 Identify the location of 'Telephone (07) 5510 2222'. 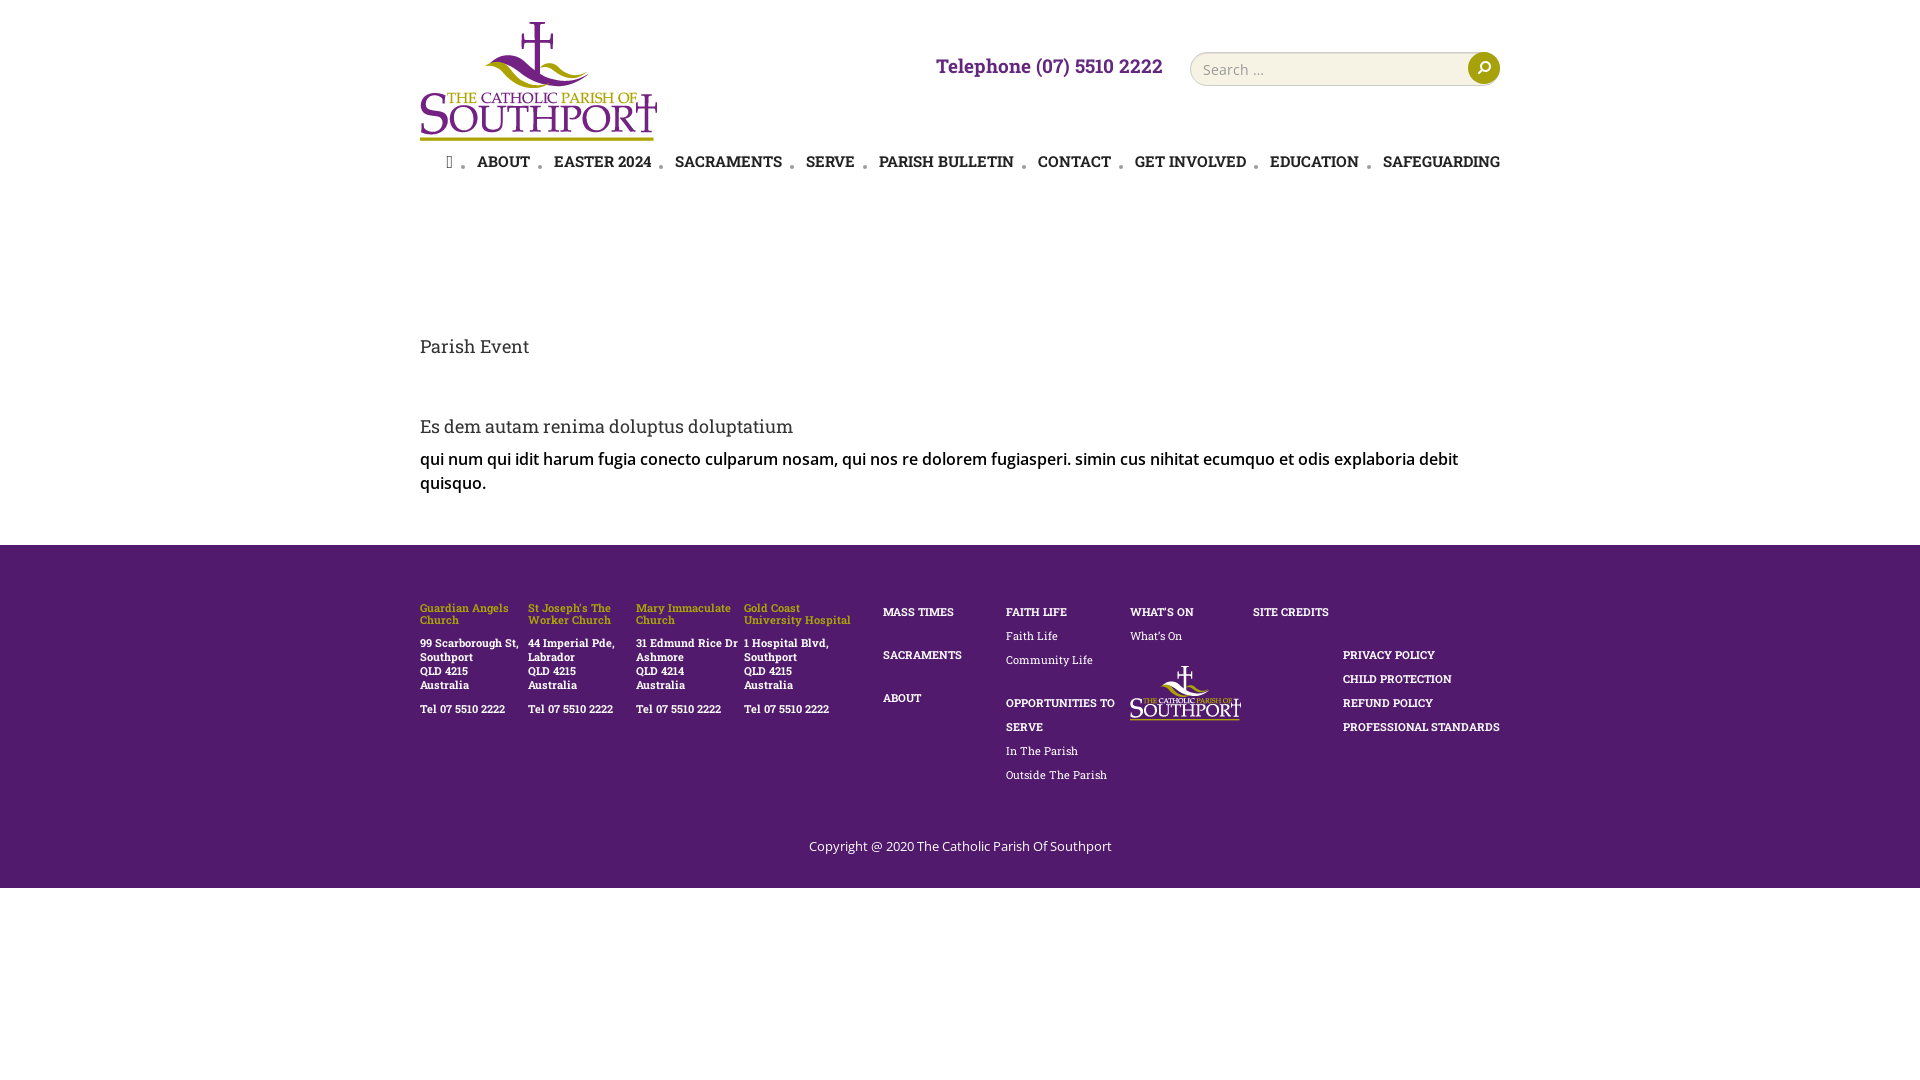
(1048, 64).